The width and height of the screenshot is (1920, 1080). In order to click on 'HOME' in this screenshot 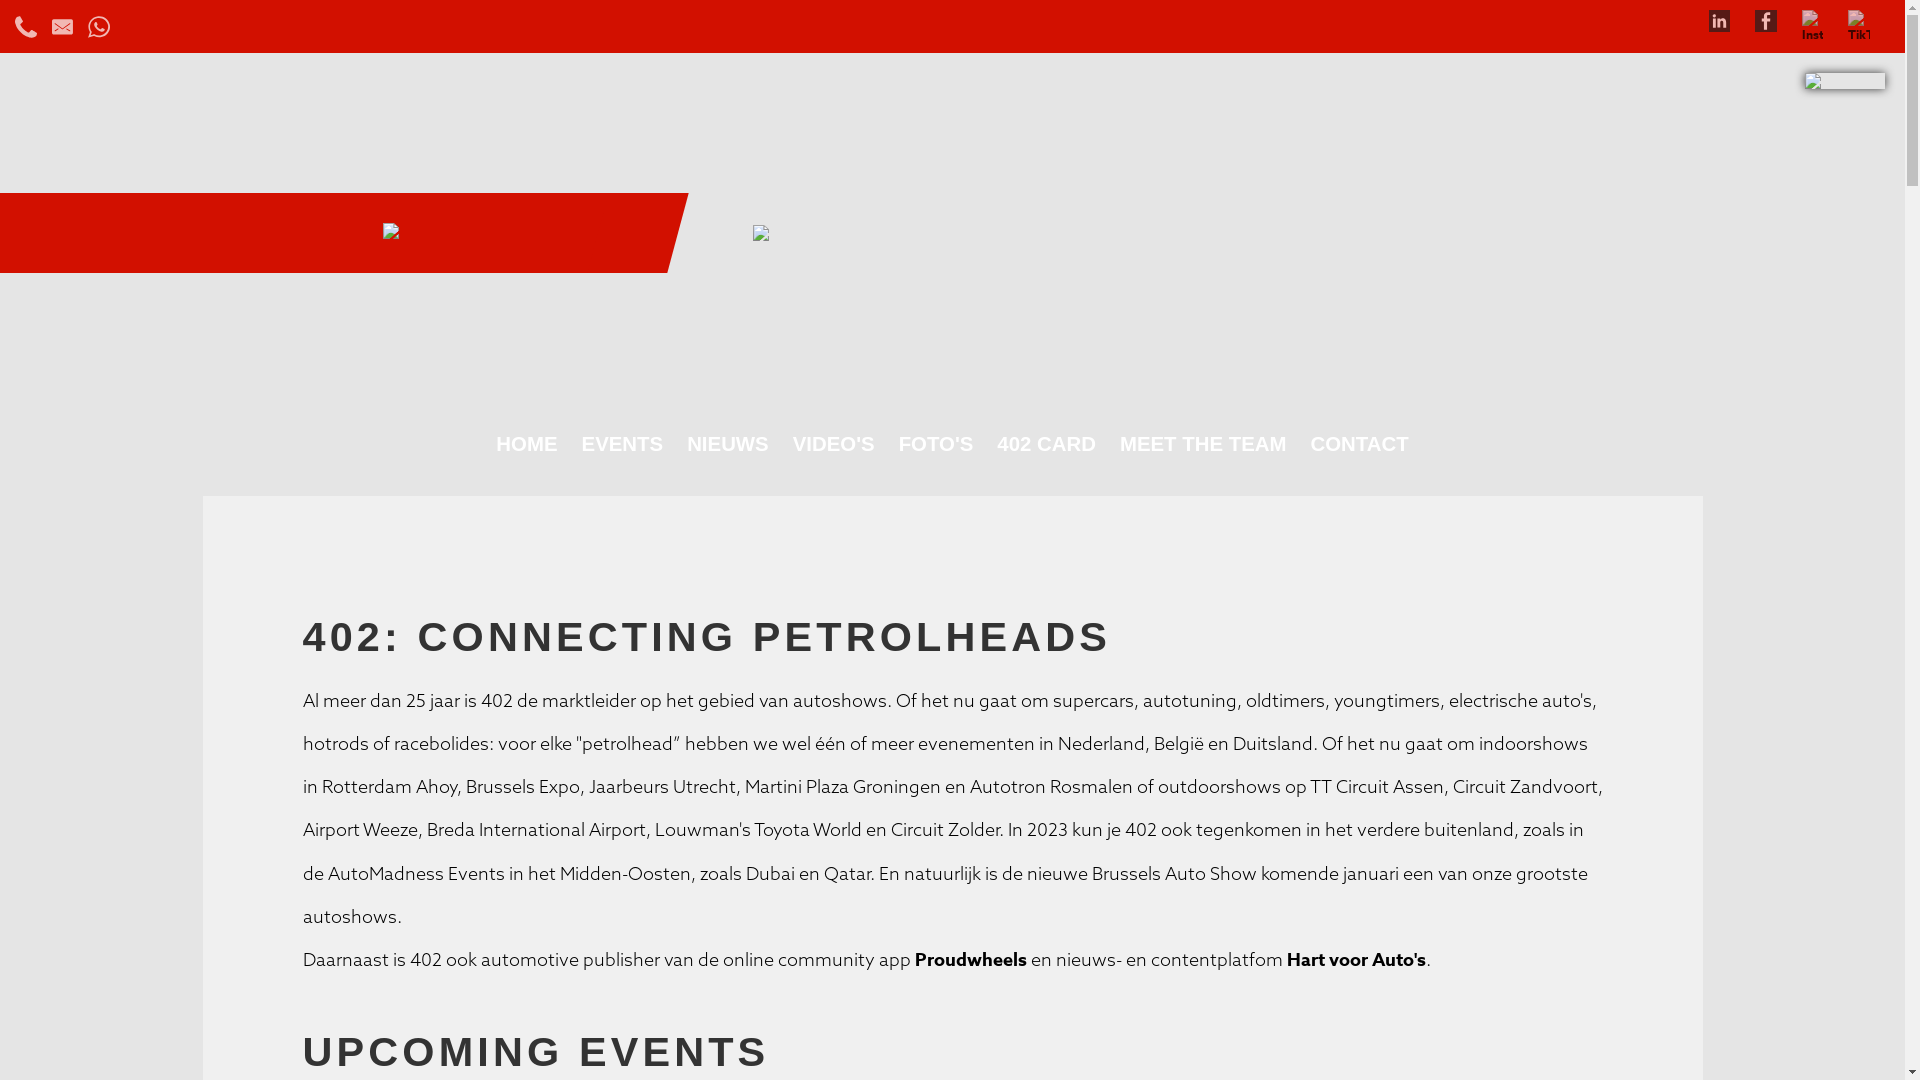, I will do `click(526, 443)`.